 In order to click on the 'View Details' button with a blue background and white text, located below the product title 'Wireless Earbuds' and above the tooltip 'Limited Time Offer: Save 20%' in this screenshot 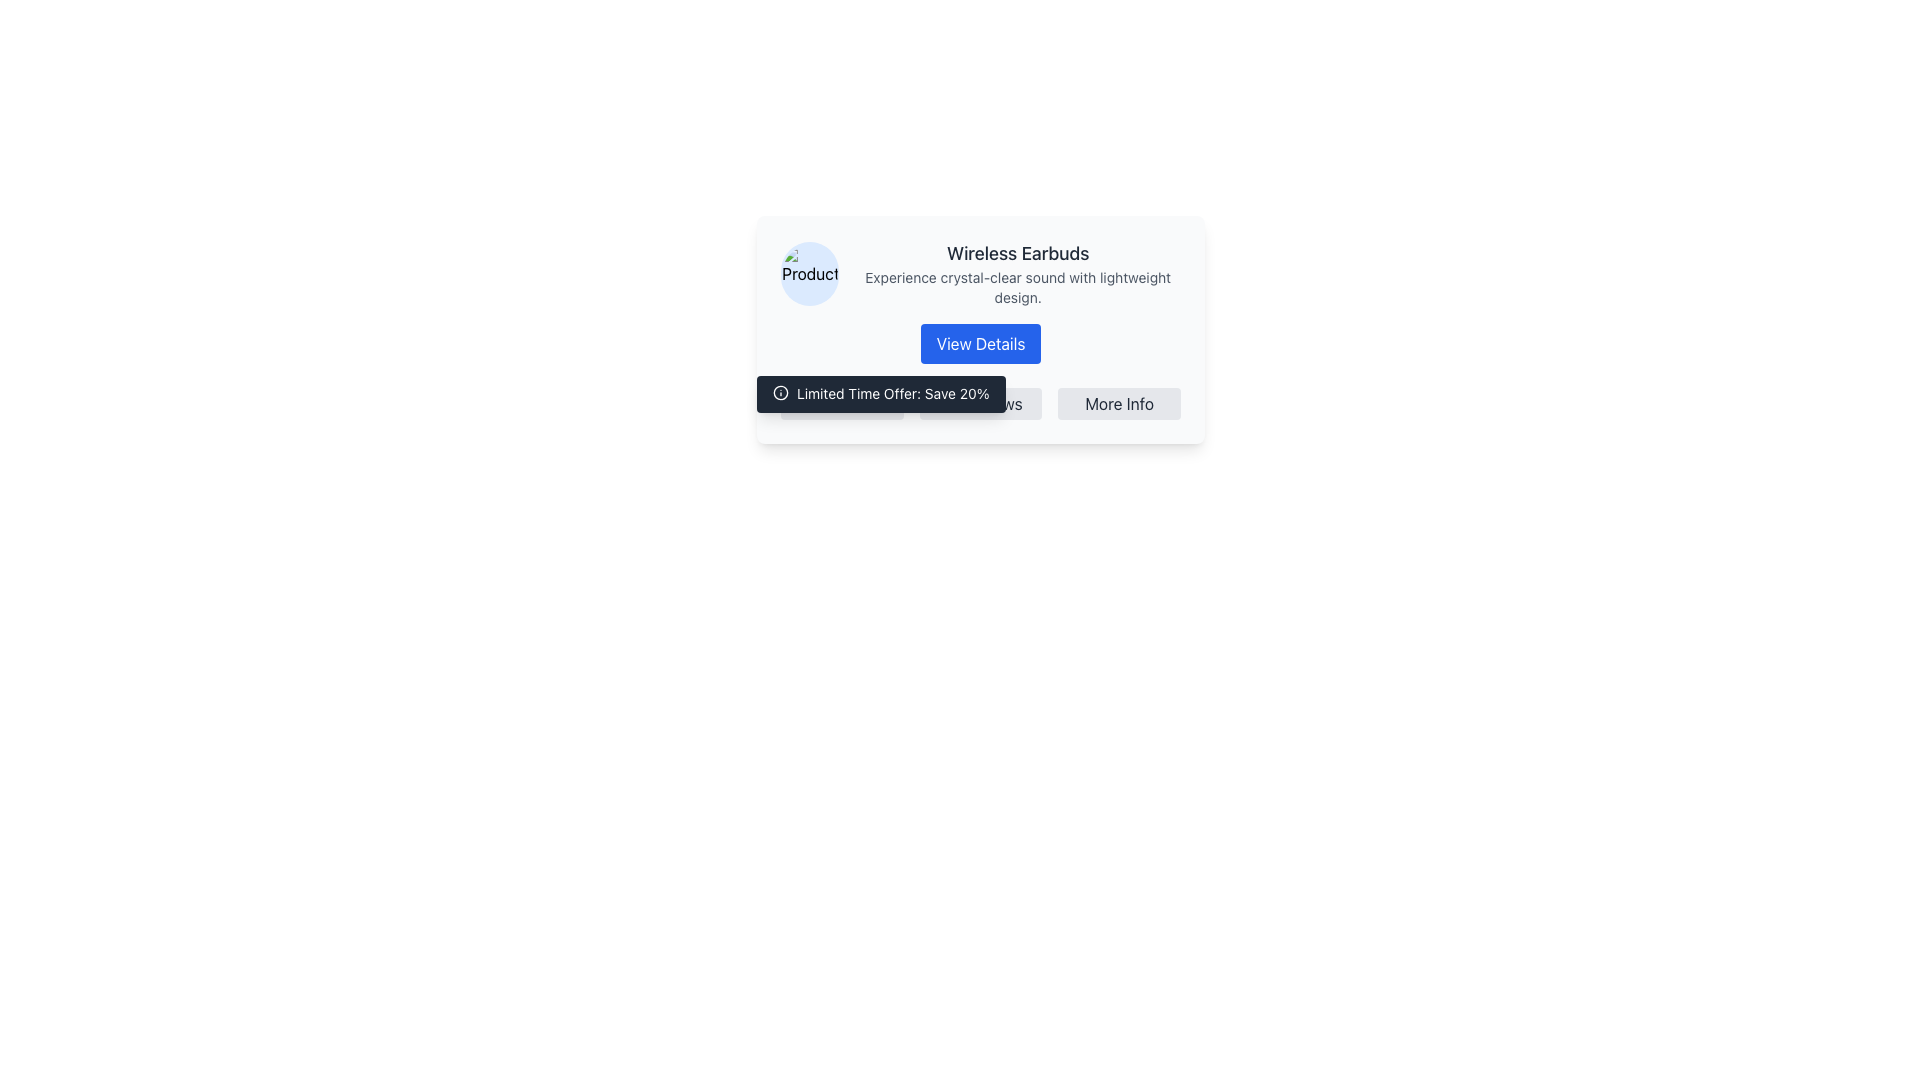, I will do `click(980, 342)`.